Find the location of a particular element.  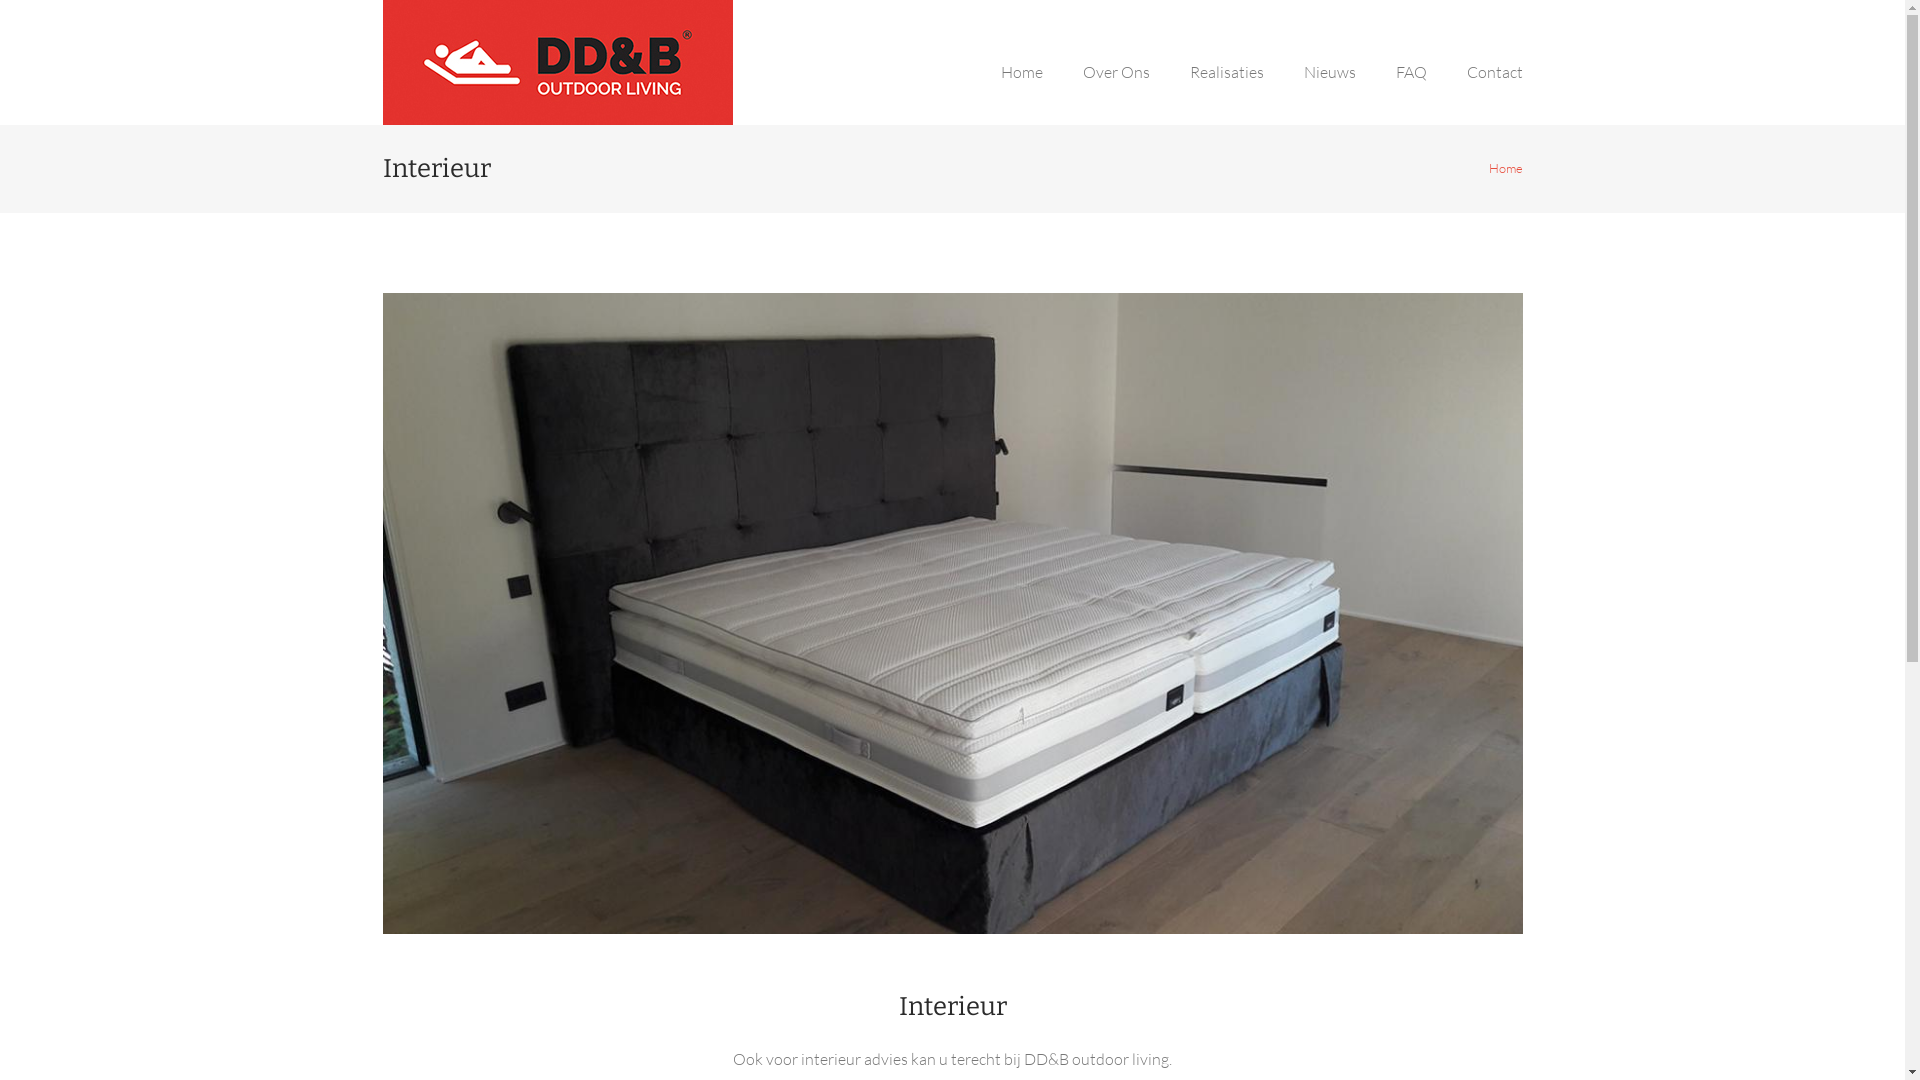

'Home' is located at coordinates (1505, 167).